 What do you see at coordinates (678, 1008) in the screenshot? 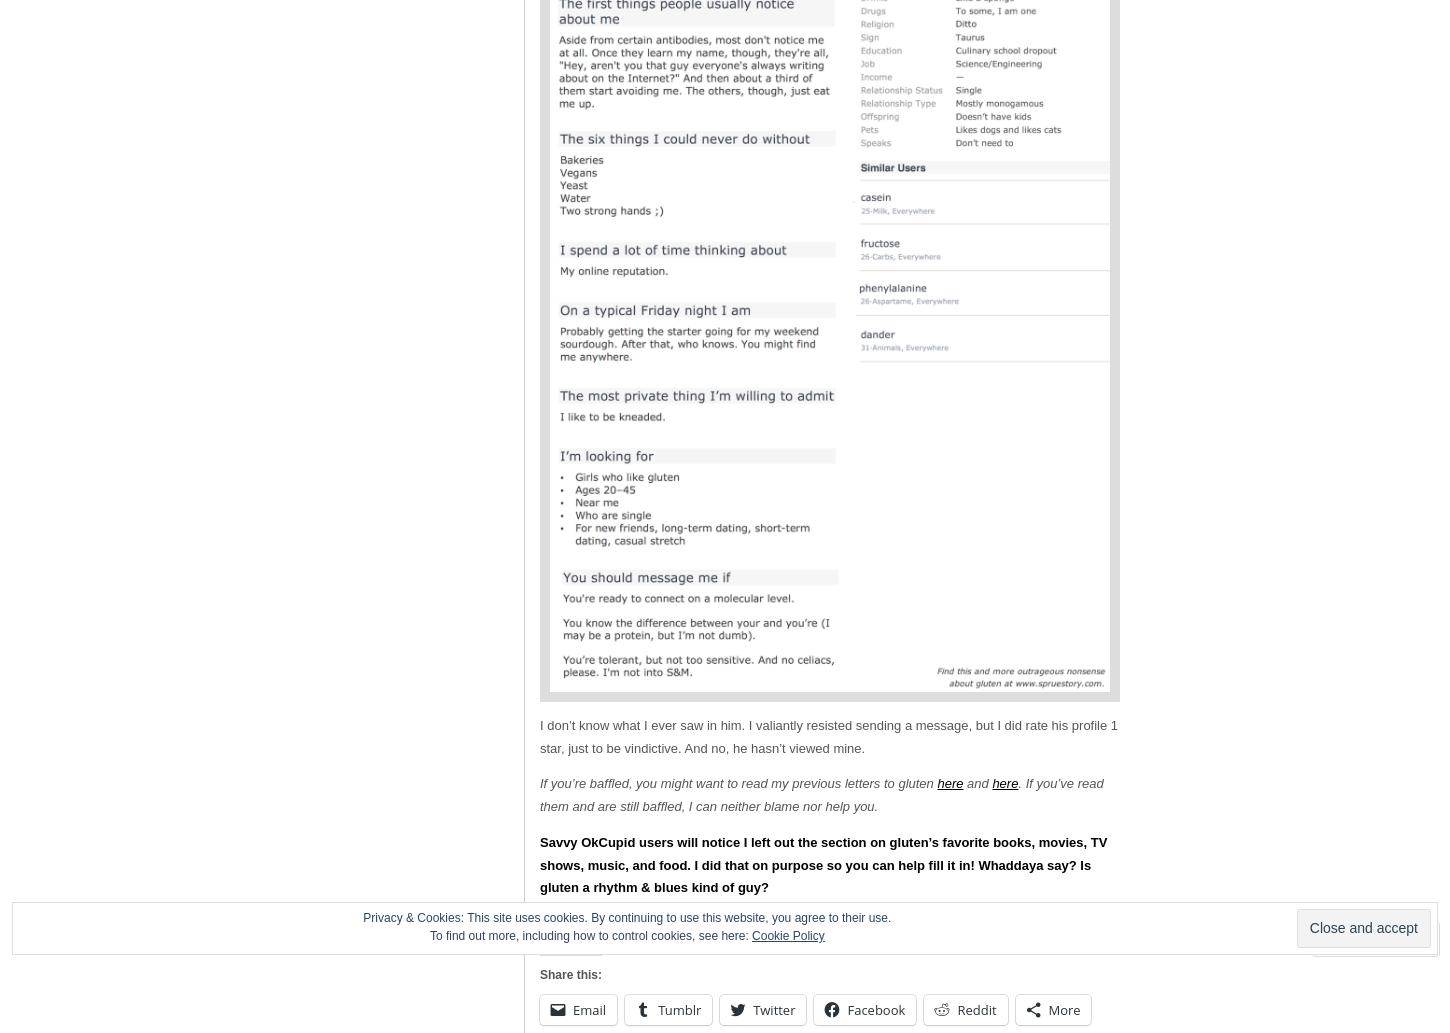
I see `'Tumblr'` at bounding box center [678, 1008].